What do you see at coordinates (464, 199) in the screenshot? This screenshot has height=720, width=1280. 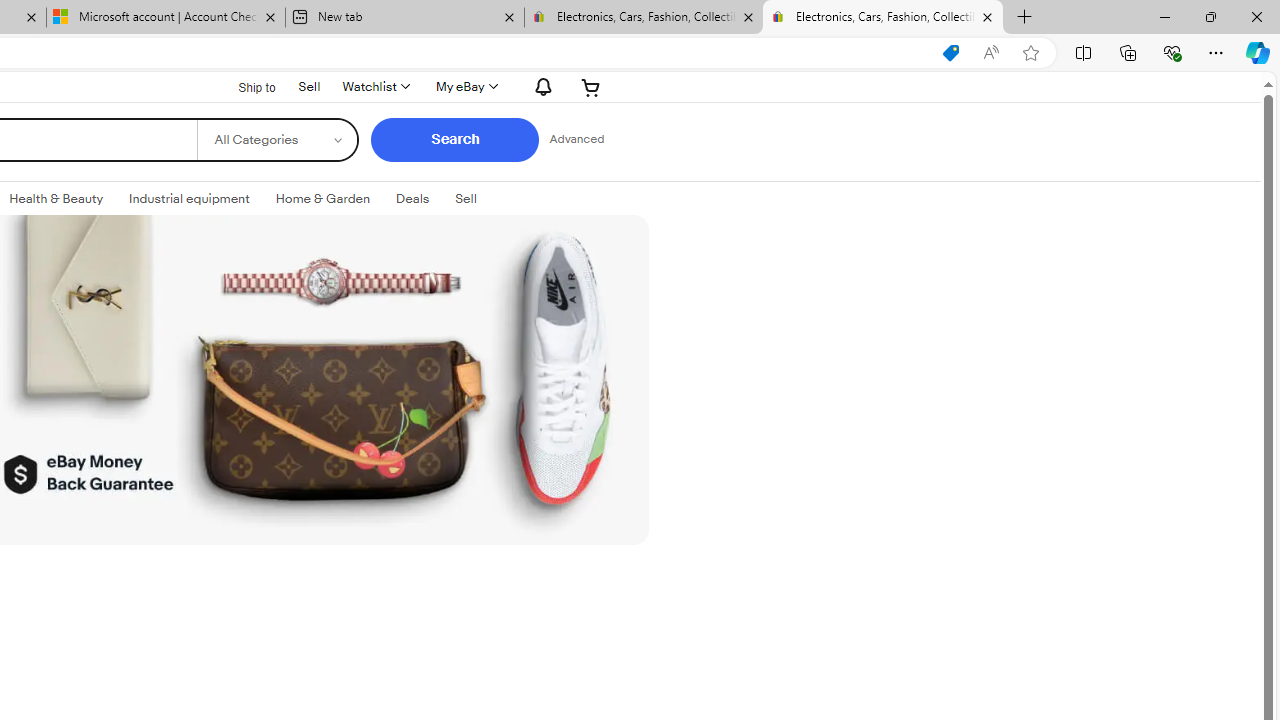 I see `'SellExpand: Sell'` at bounding box center [464, 199].